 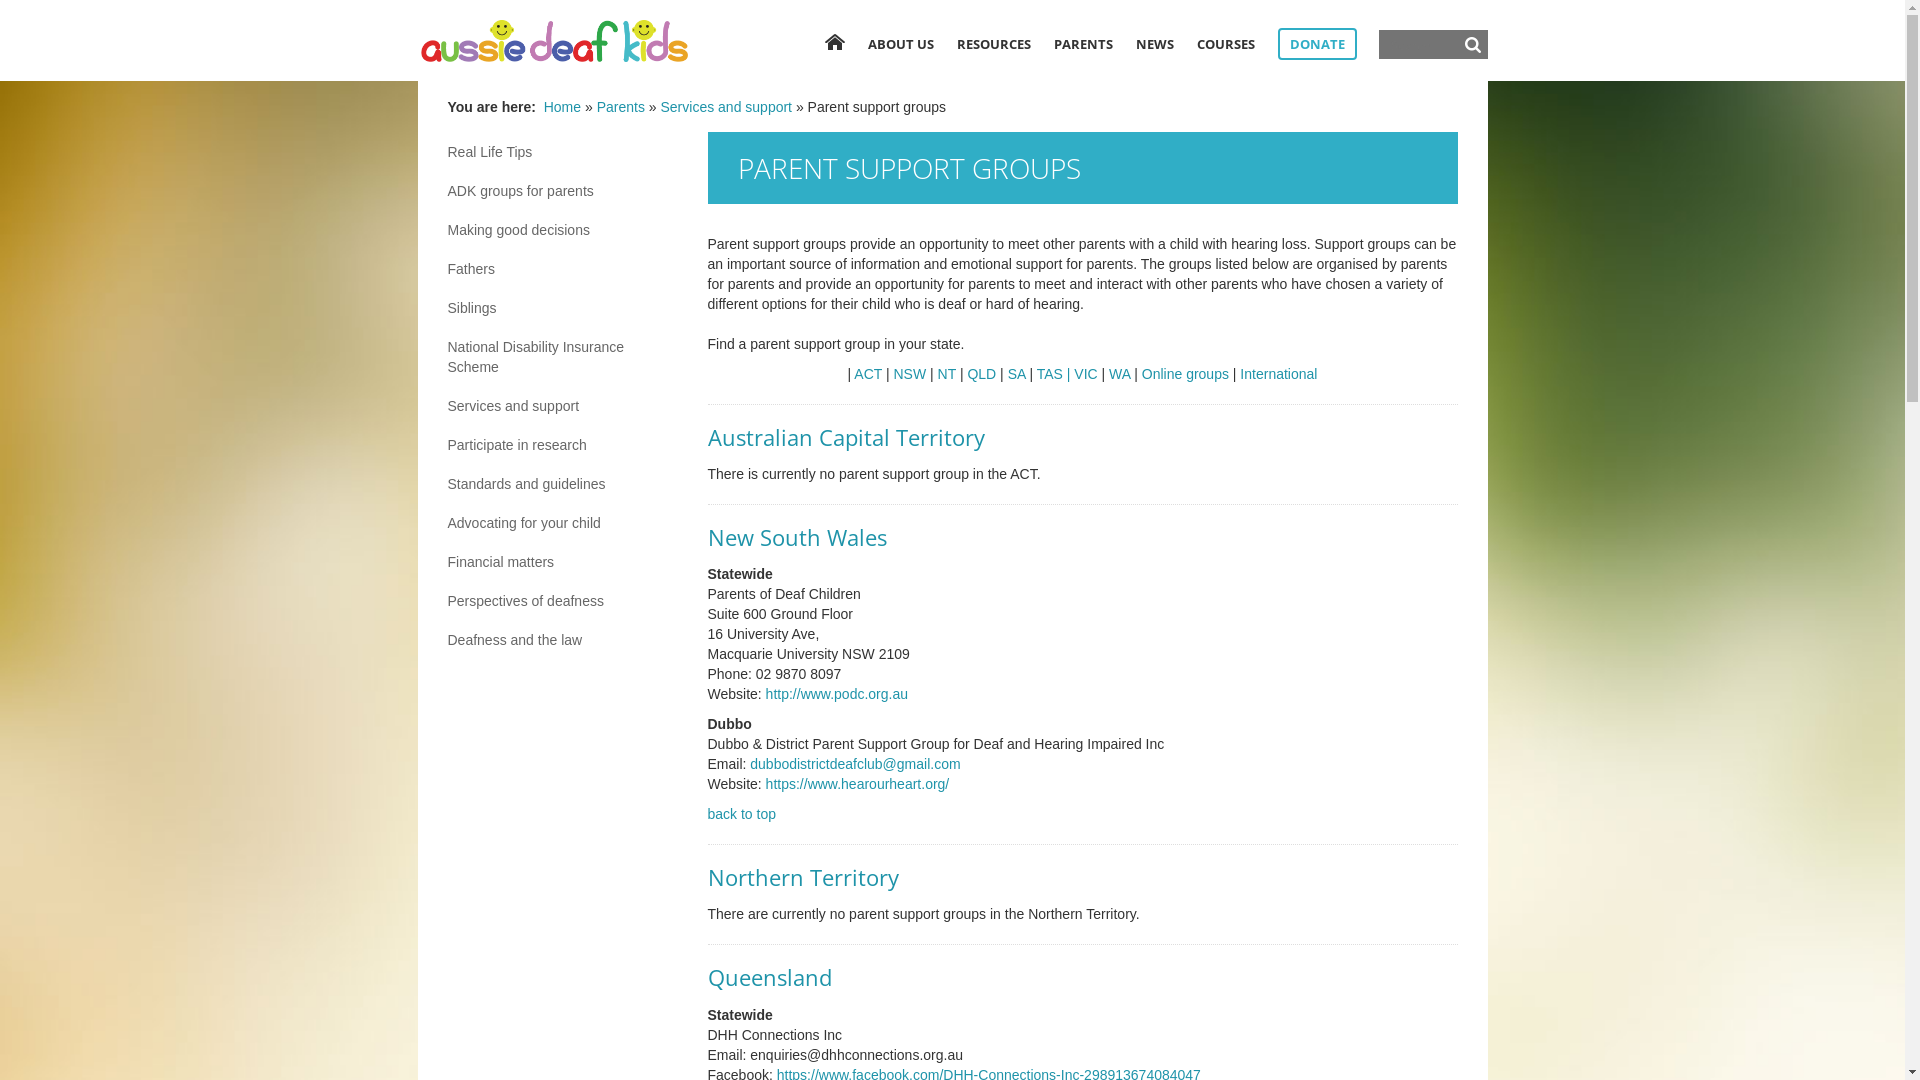 I want to click on 'Making good decisions', so click(x=561, y=229).